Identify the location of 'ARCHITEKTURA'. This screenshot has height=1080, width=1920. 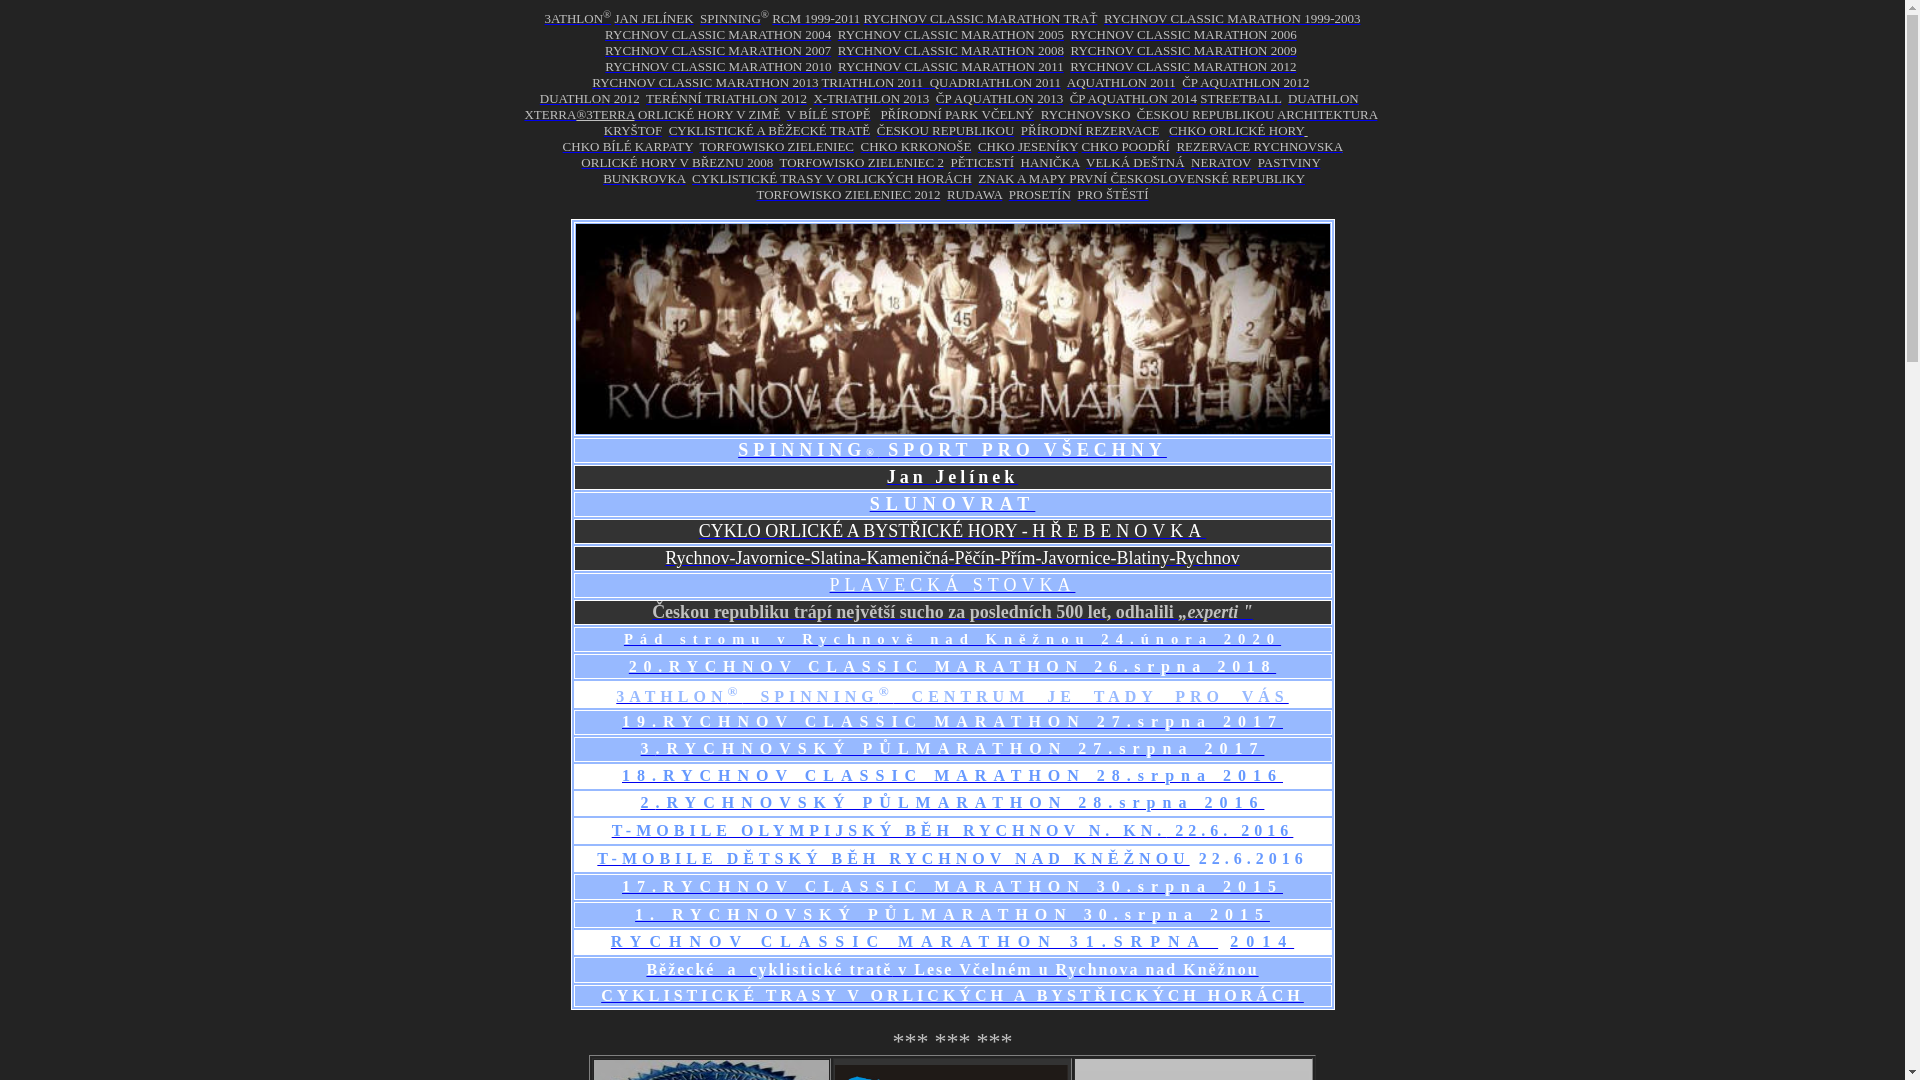
(1326, 114).